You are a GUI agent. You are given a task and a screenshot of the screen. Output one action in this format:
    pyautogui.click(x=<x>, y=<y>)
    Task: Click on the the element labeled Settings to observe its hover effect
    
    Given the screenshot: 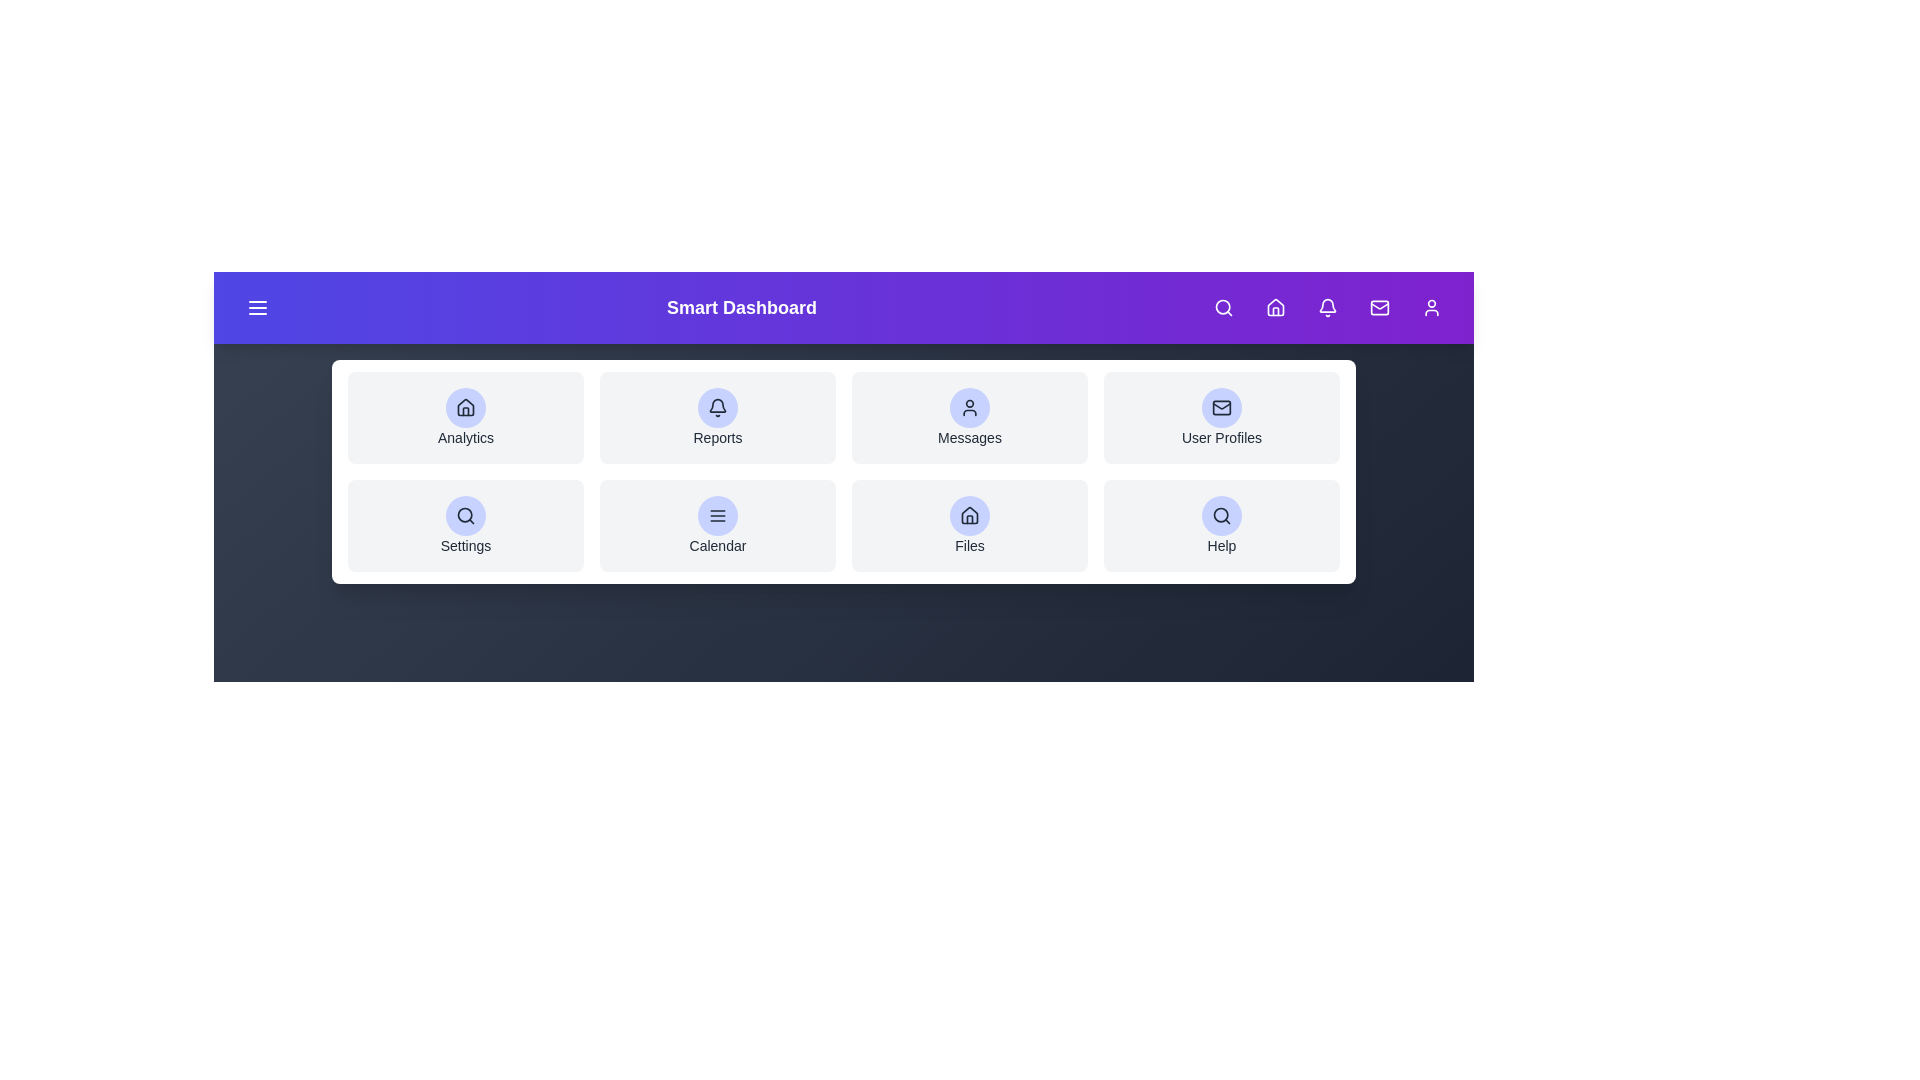 What is the action you would take?
    pyautogui.click(x=464, y=524)
    